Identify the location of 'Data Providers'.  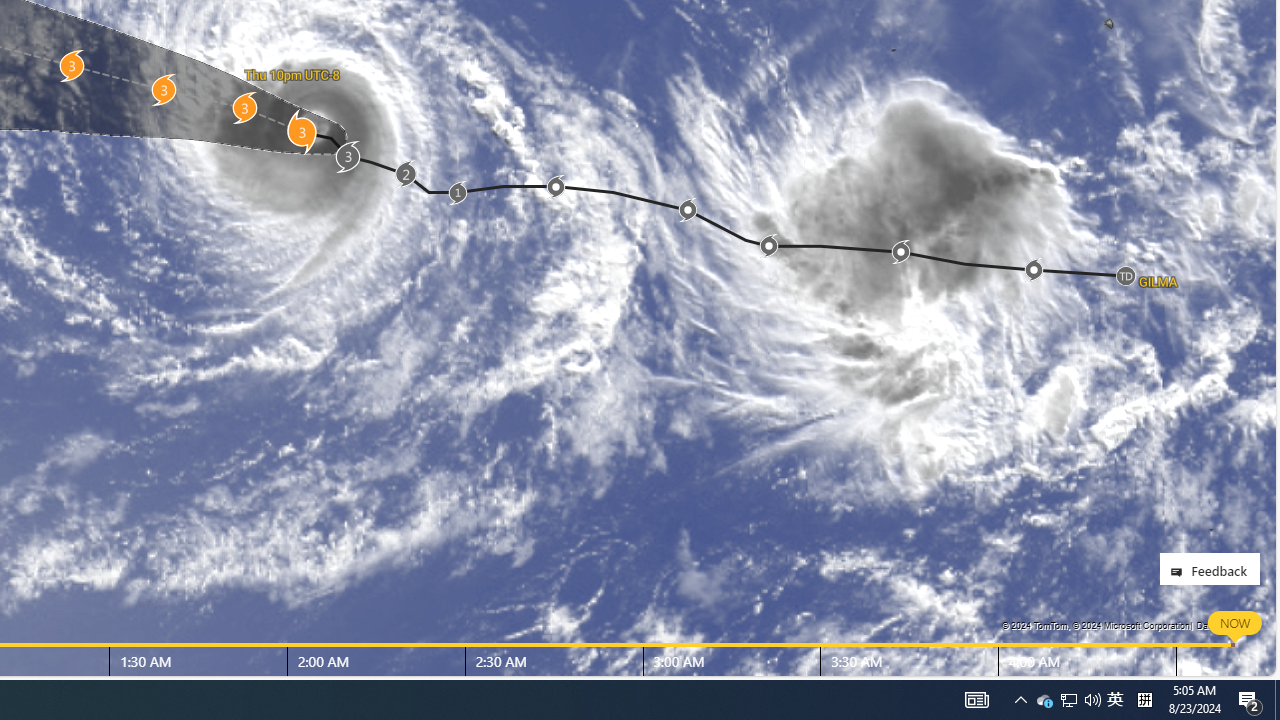
(1224, 624).